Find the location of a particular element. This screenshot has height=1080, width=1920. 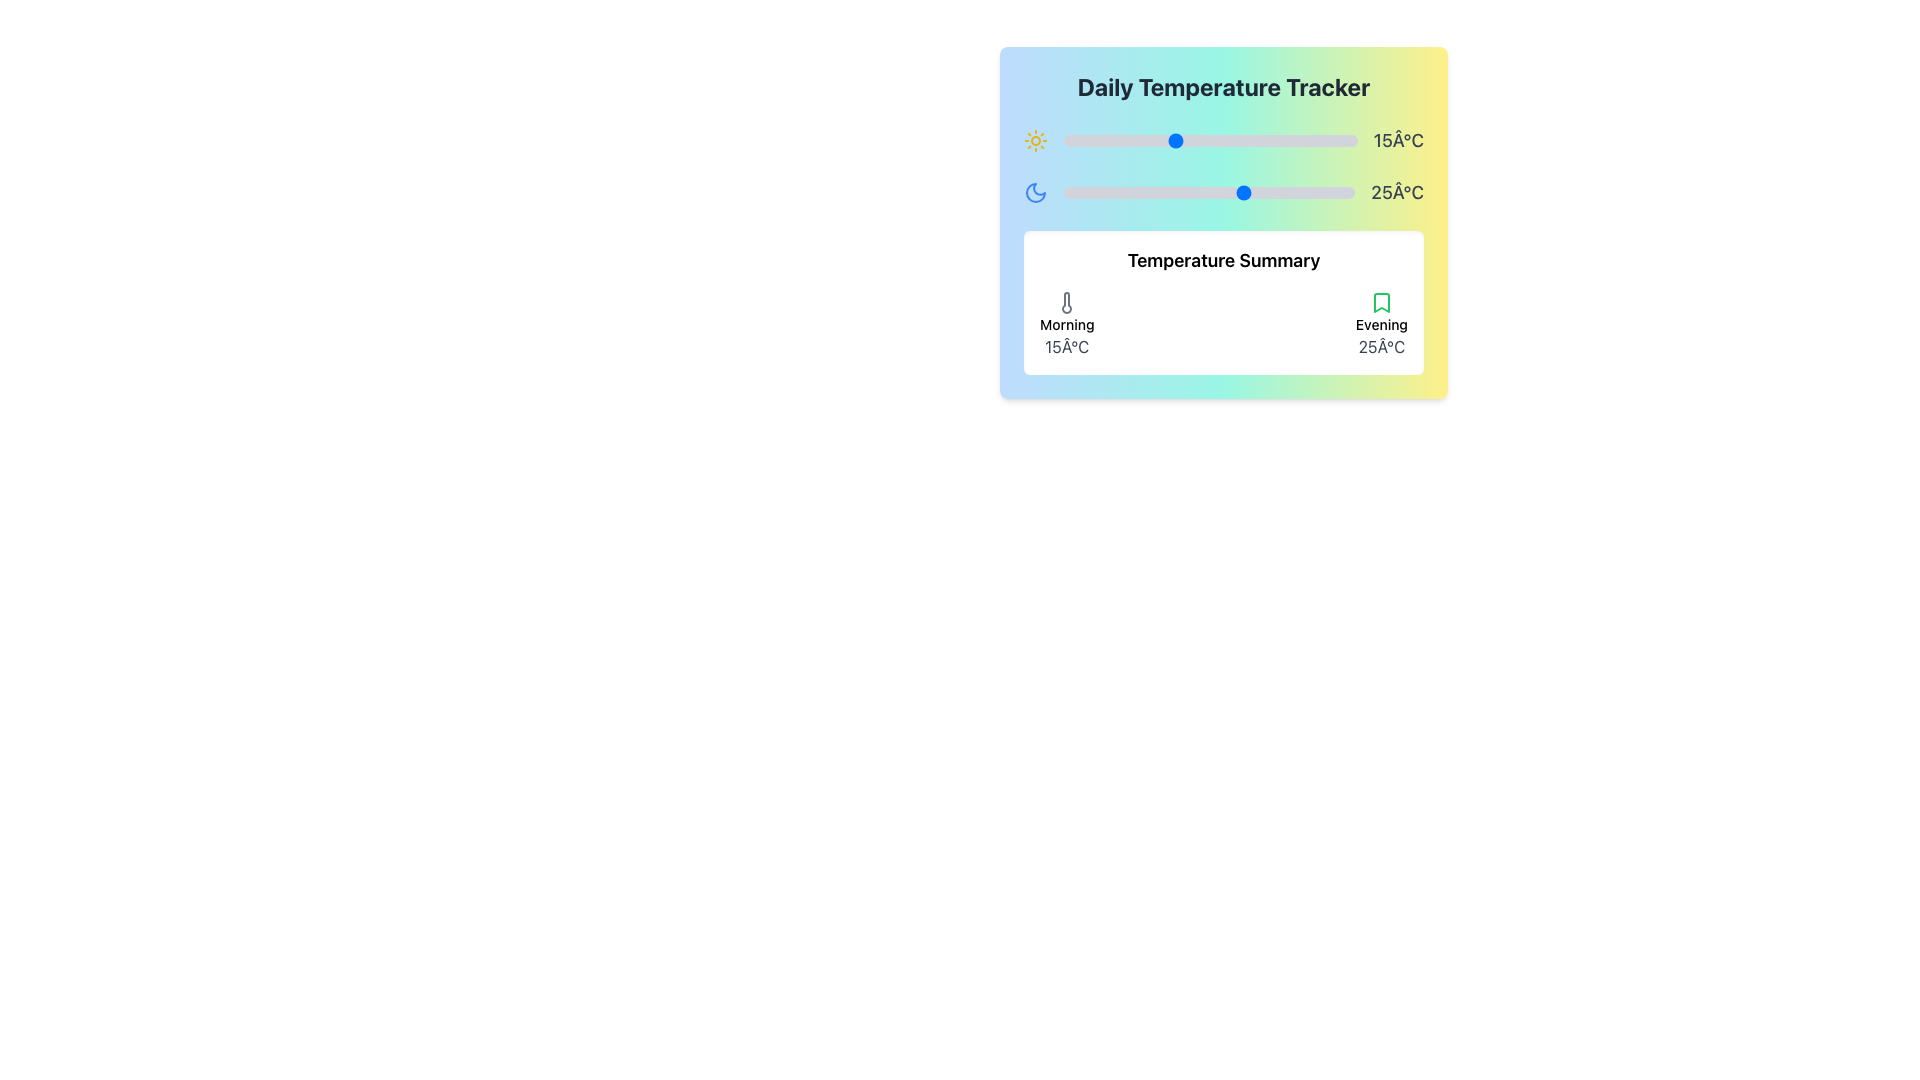

the slider value is located at coordinates (1201, 192).